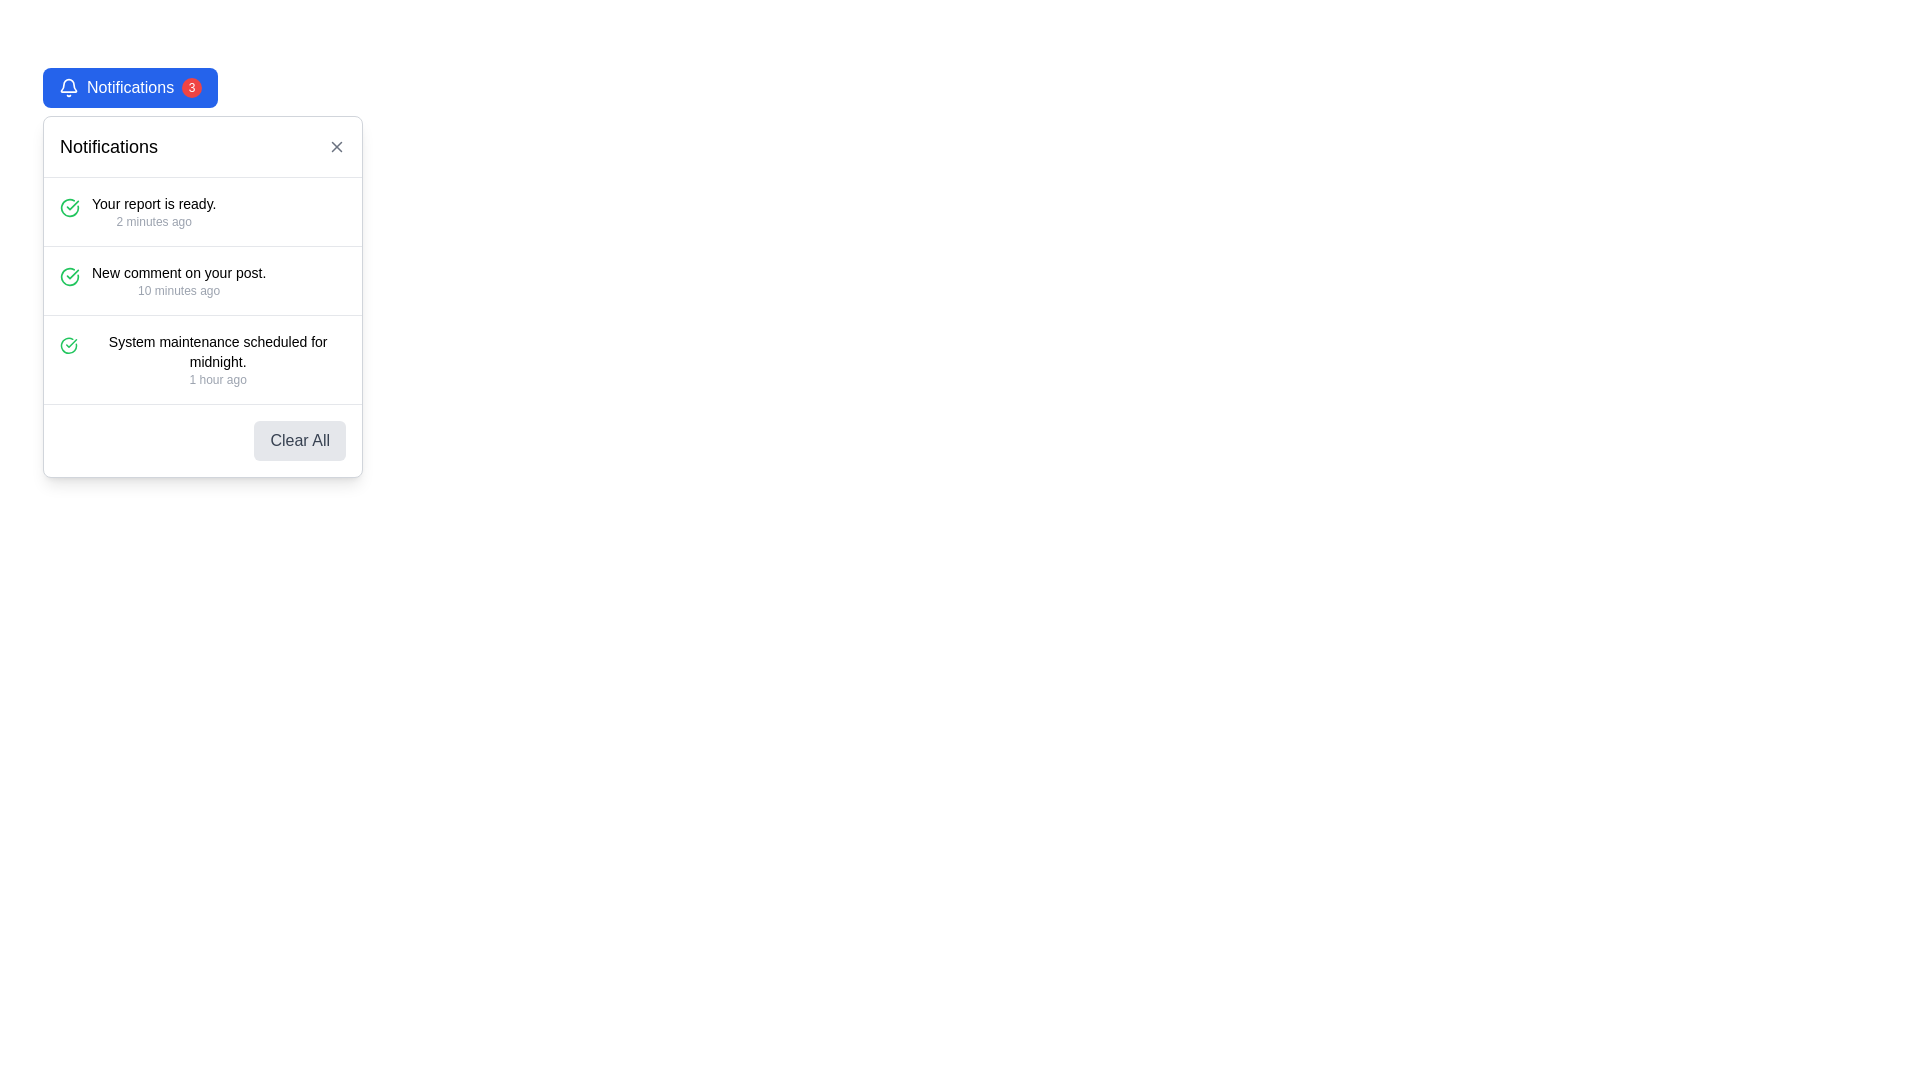  Describe the element at coordinates (218, 380) in the screenshot. I see `the text display element that shows '1 hour ago', located in the lower-left corner of the notification message 'System maintenance scheduled for midnight.'` at that location.